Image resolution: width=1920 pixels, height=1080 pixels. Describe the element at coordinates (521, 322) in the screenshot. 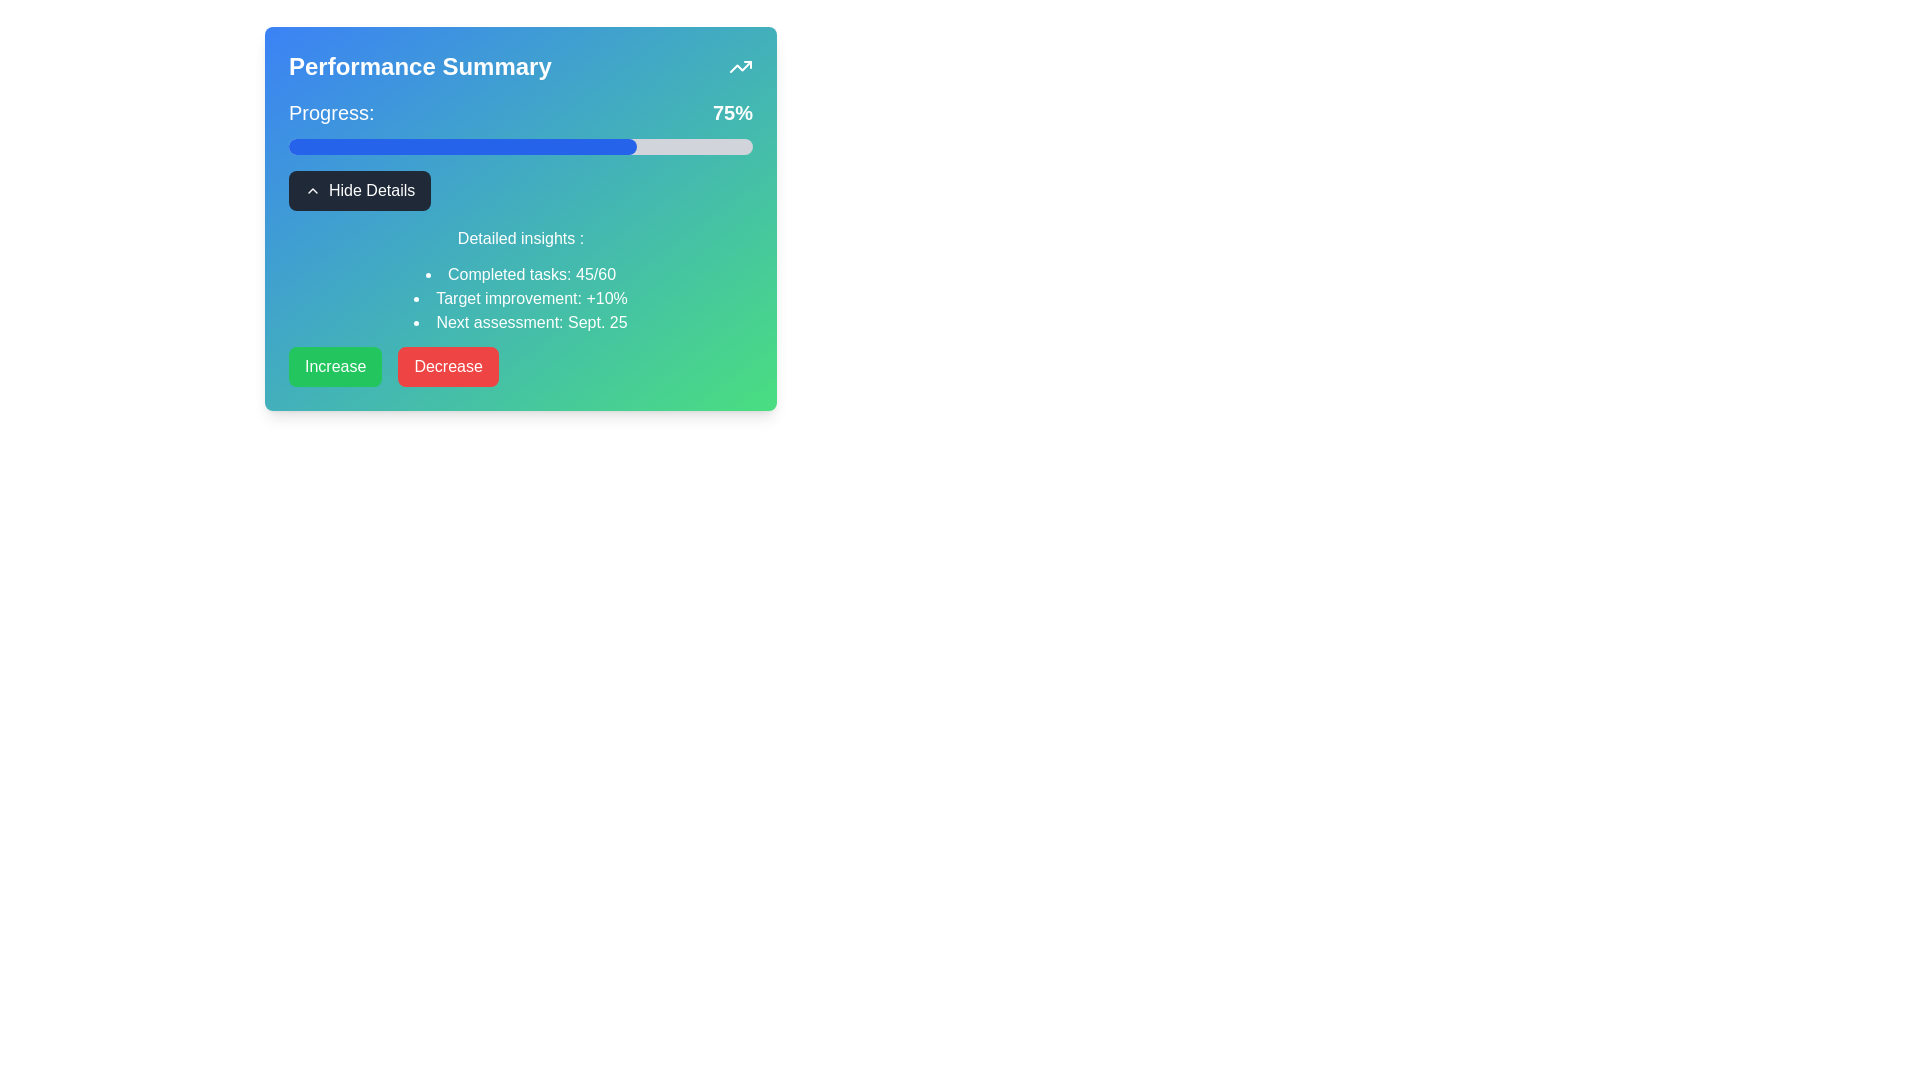

I see `the informative text label indicating the date of the next assessment, which is the third item in the bullet-point list under 'Detailed insights'` at that location.